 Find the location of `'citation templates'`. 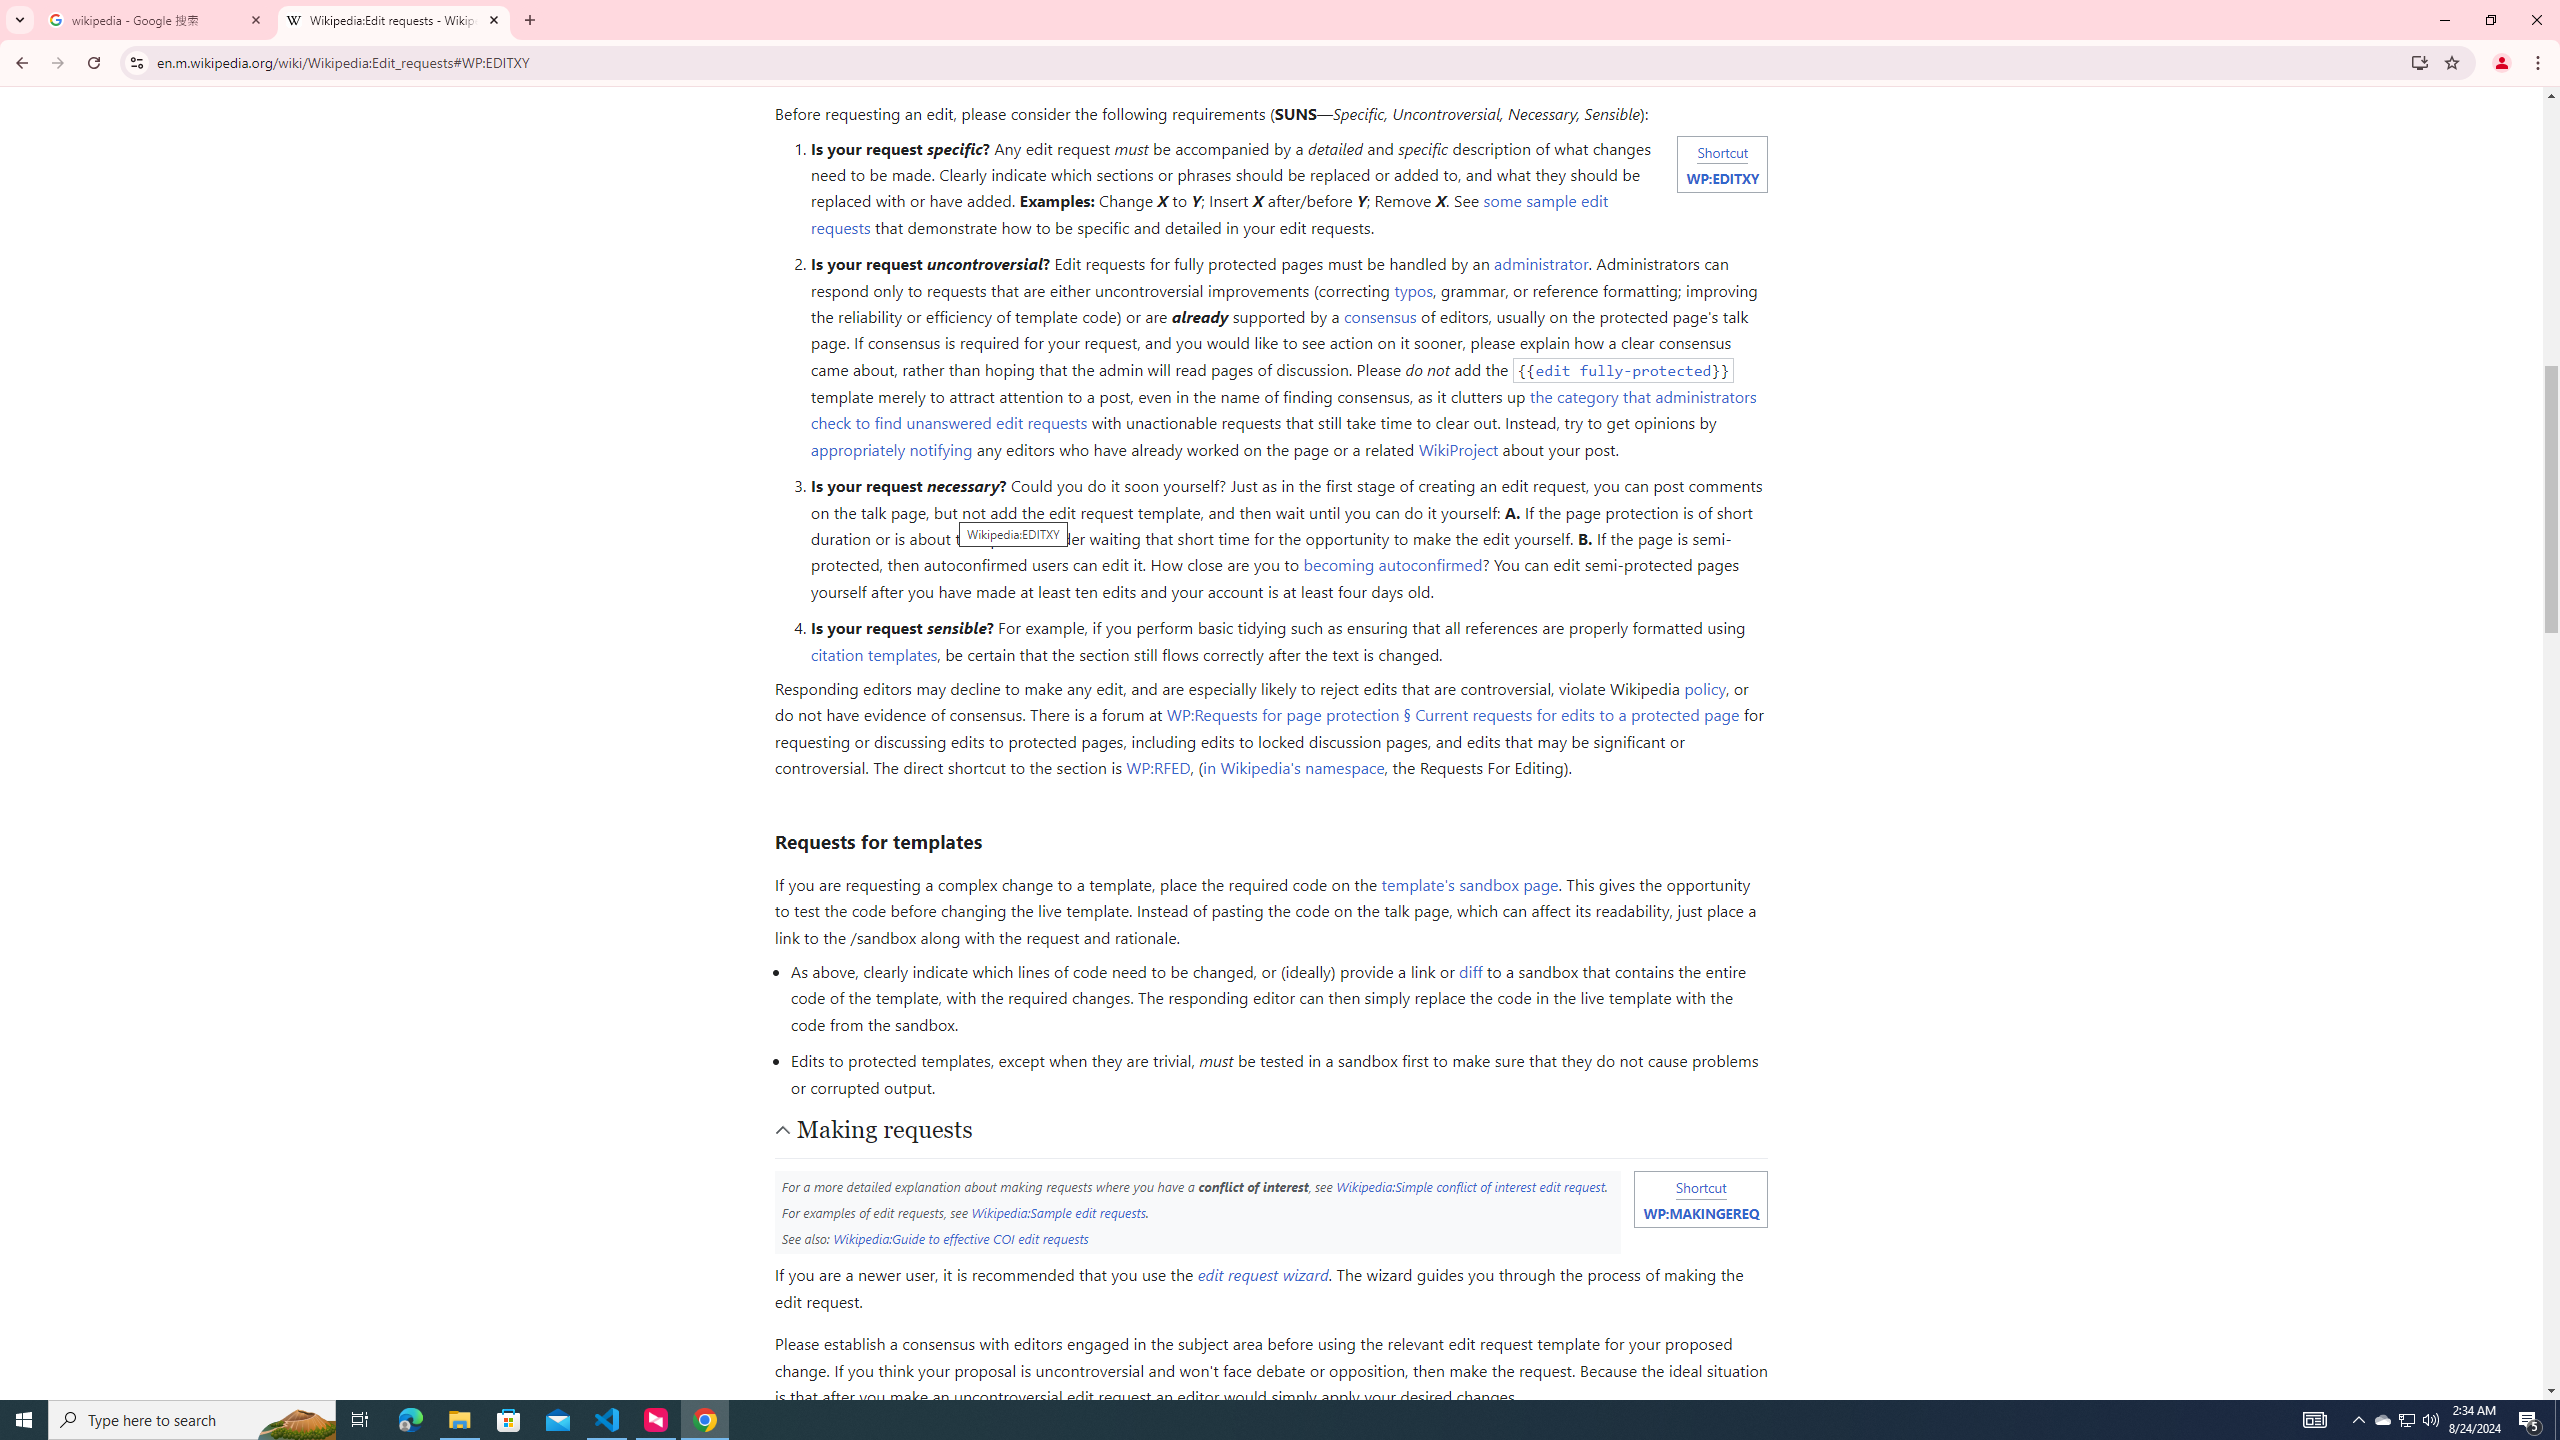

'citation templates' is located at coordinates (872, 654).